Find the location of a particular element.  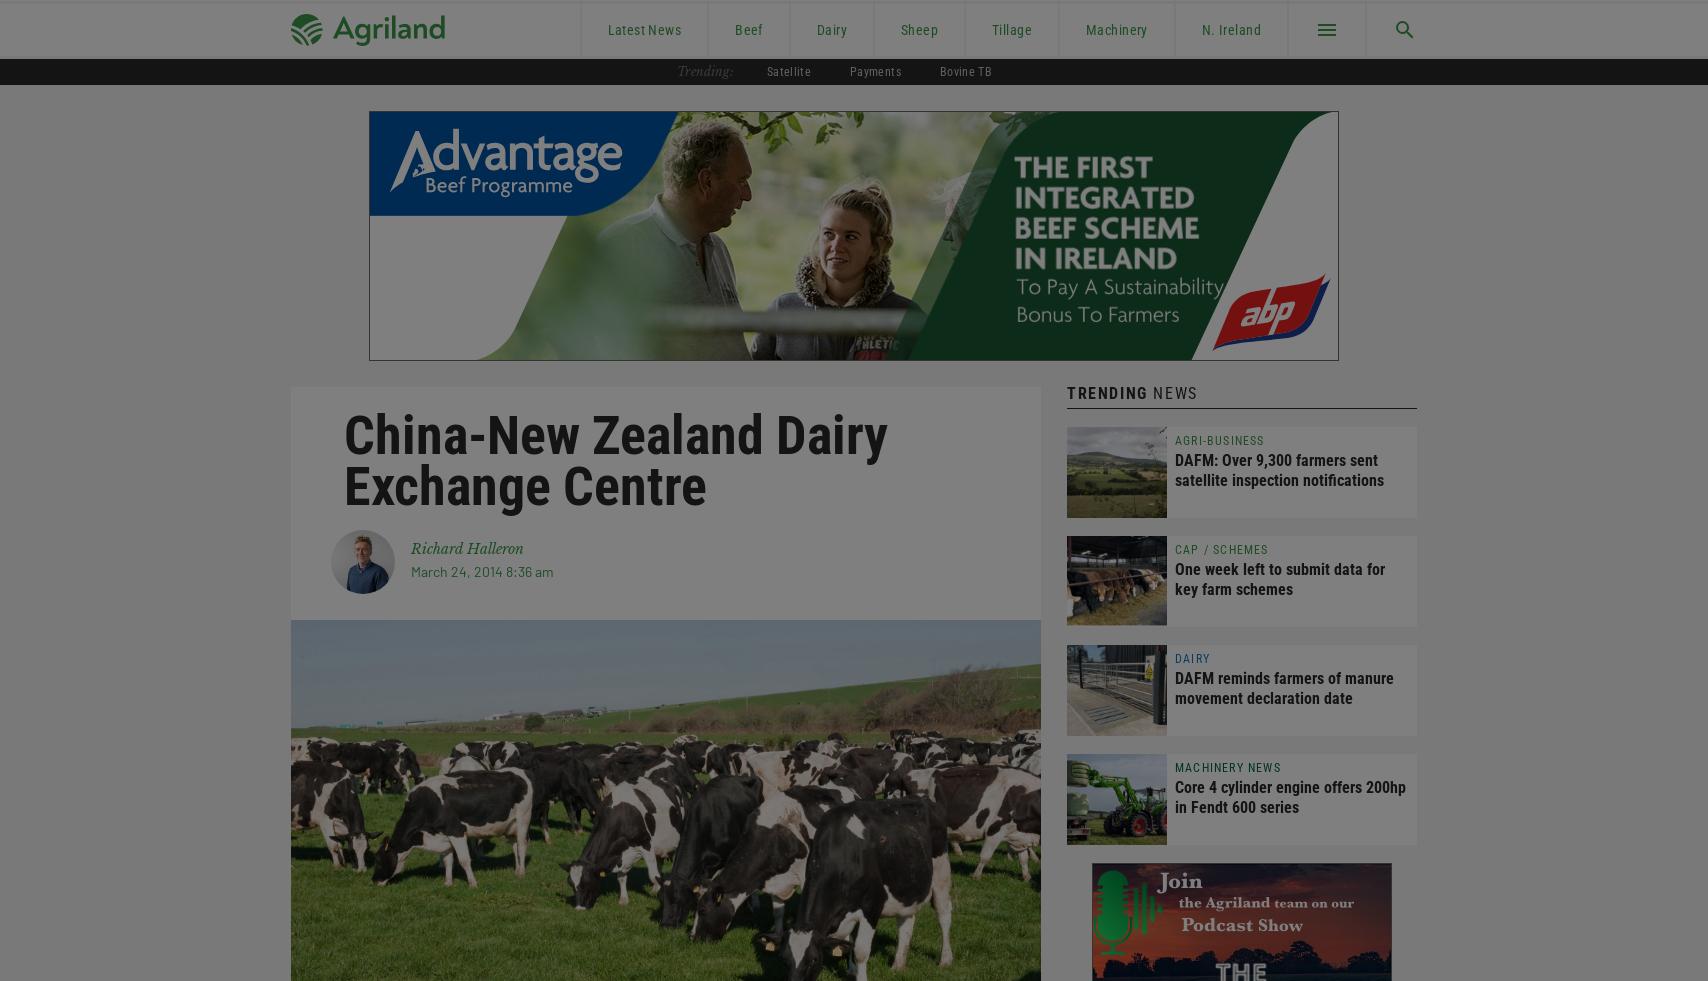

'N. Ireland' is located at coordinates (1230, 28).